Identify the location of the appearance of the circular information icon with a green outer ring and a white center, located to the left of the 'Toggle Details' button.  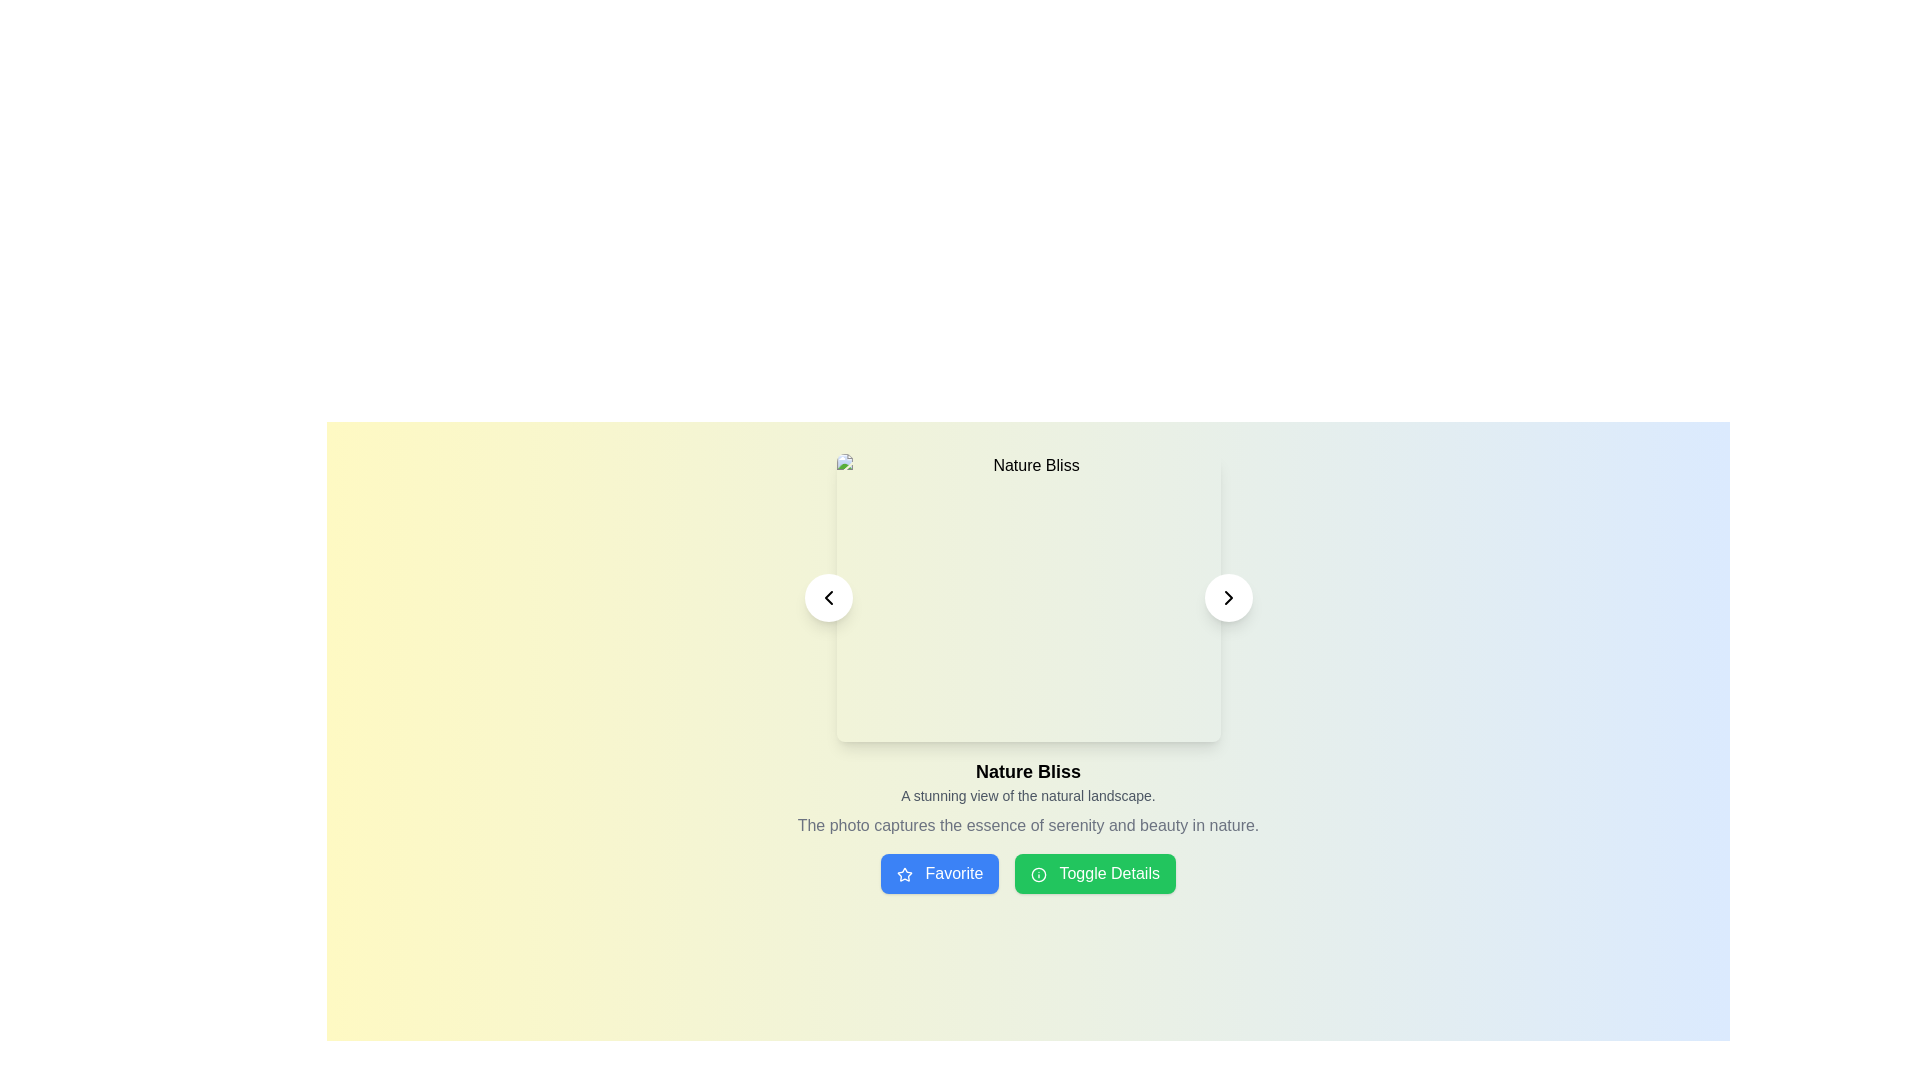
(1039, 873).